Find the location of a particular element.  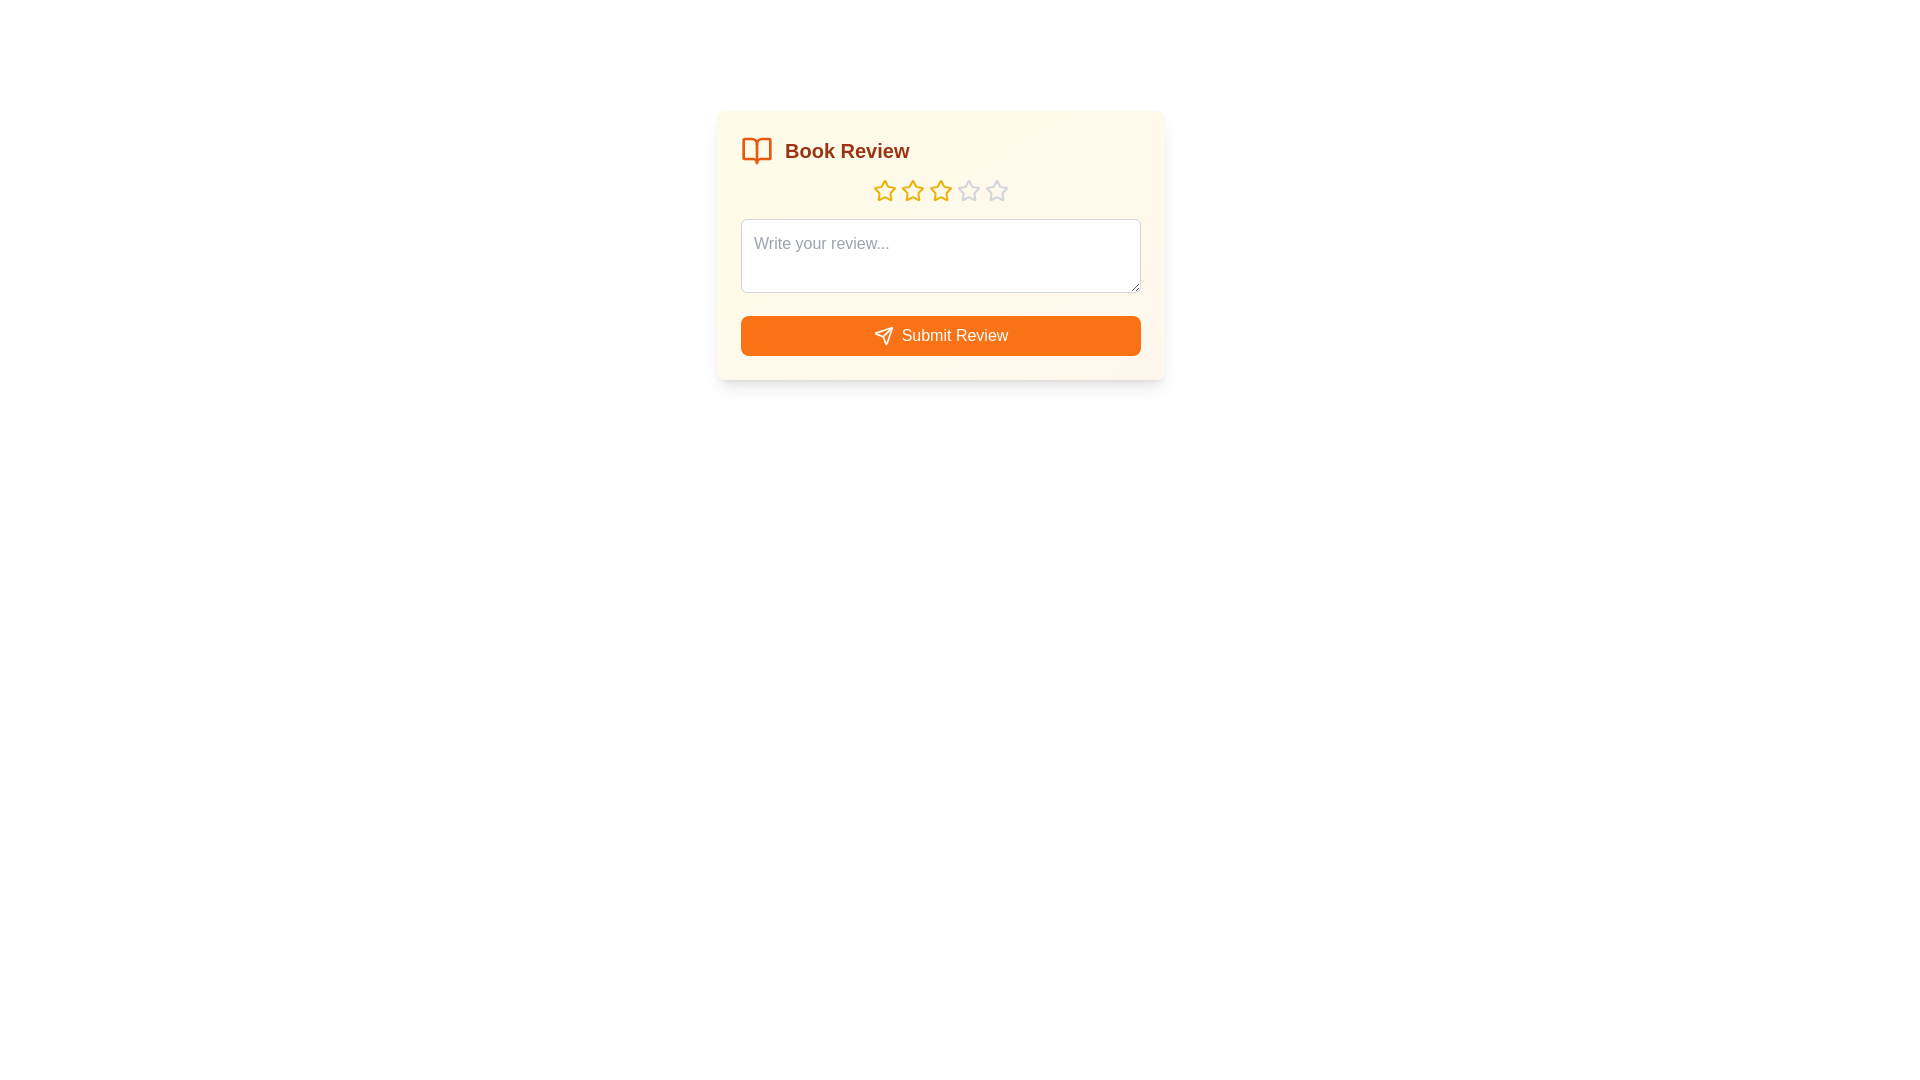

submit button to submit the review is located at coordinates (939, 334).